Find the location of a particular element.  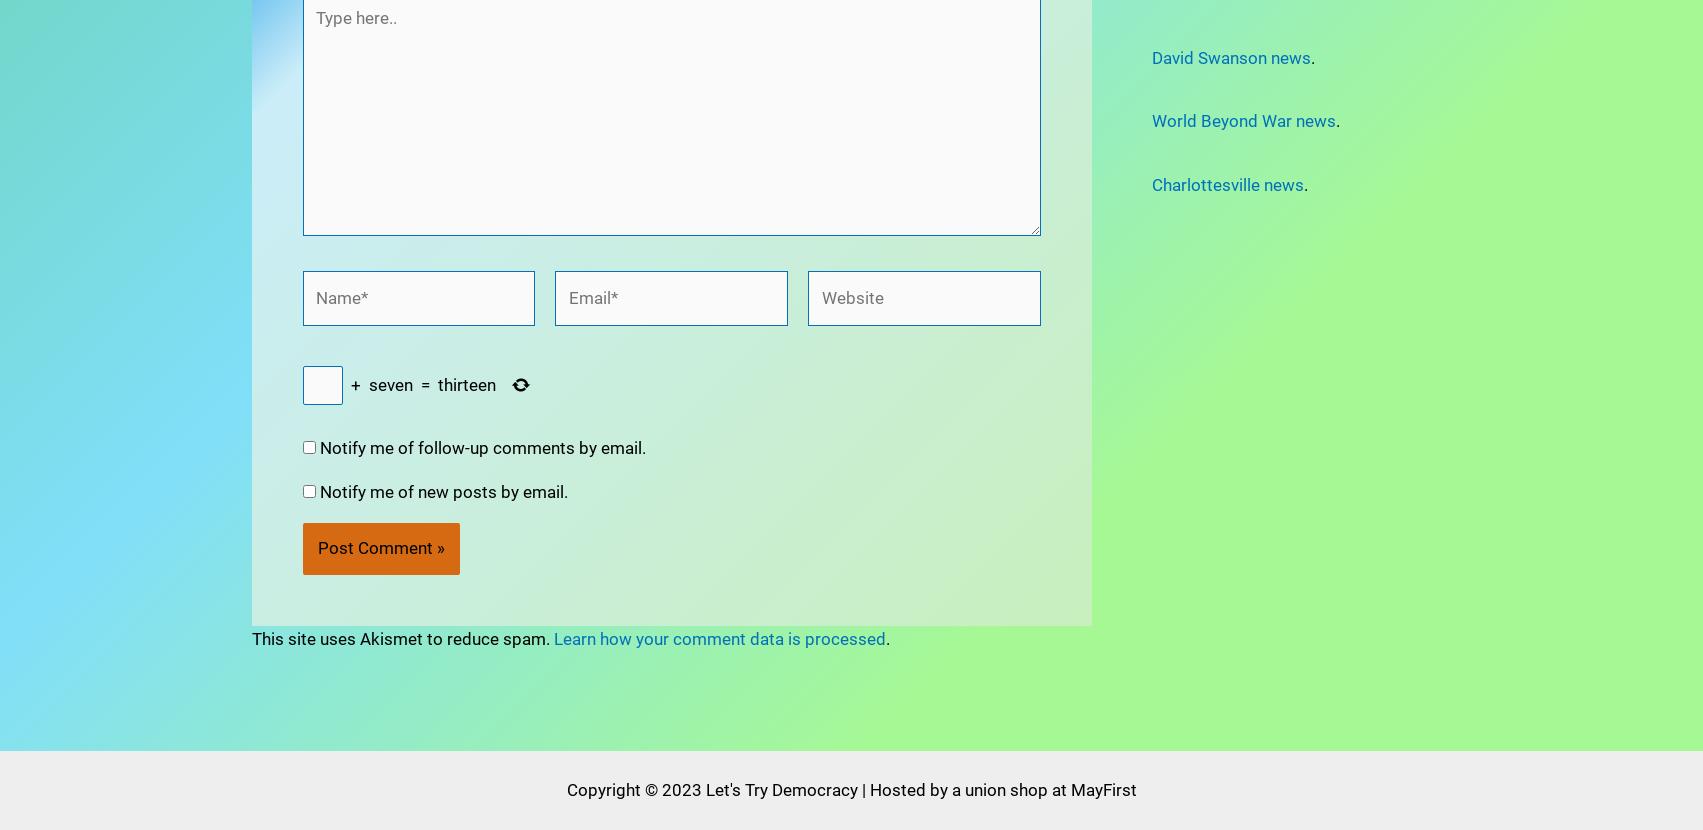

'Charlottesville news' is located at coordinates (1226, 185).